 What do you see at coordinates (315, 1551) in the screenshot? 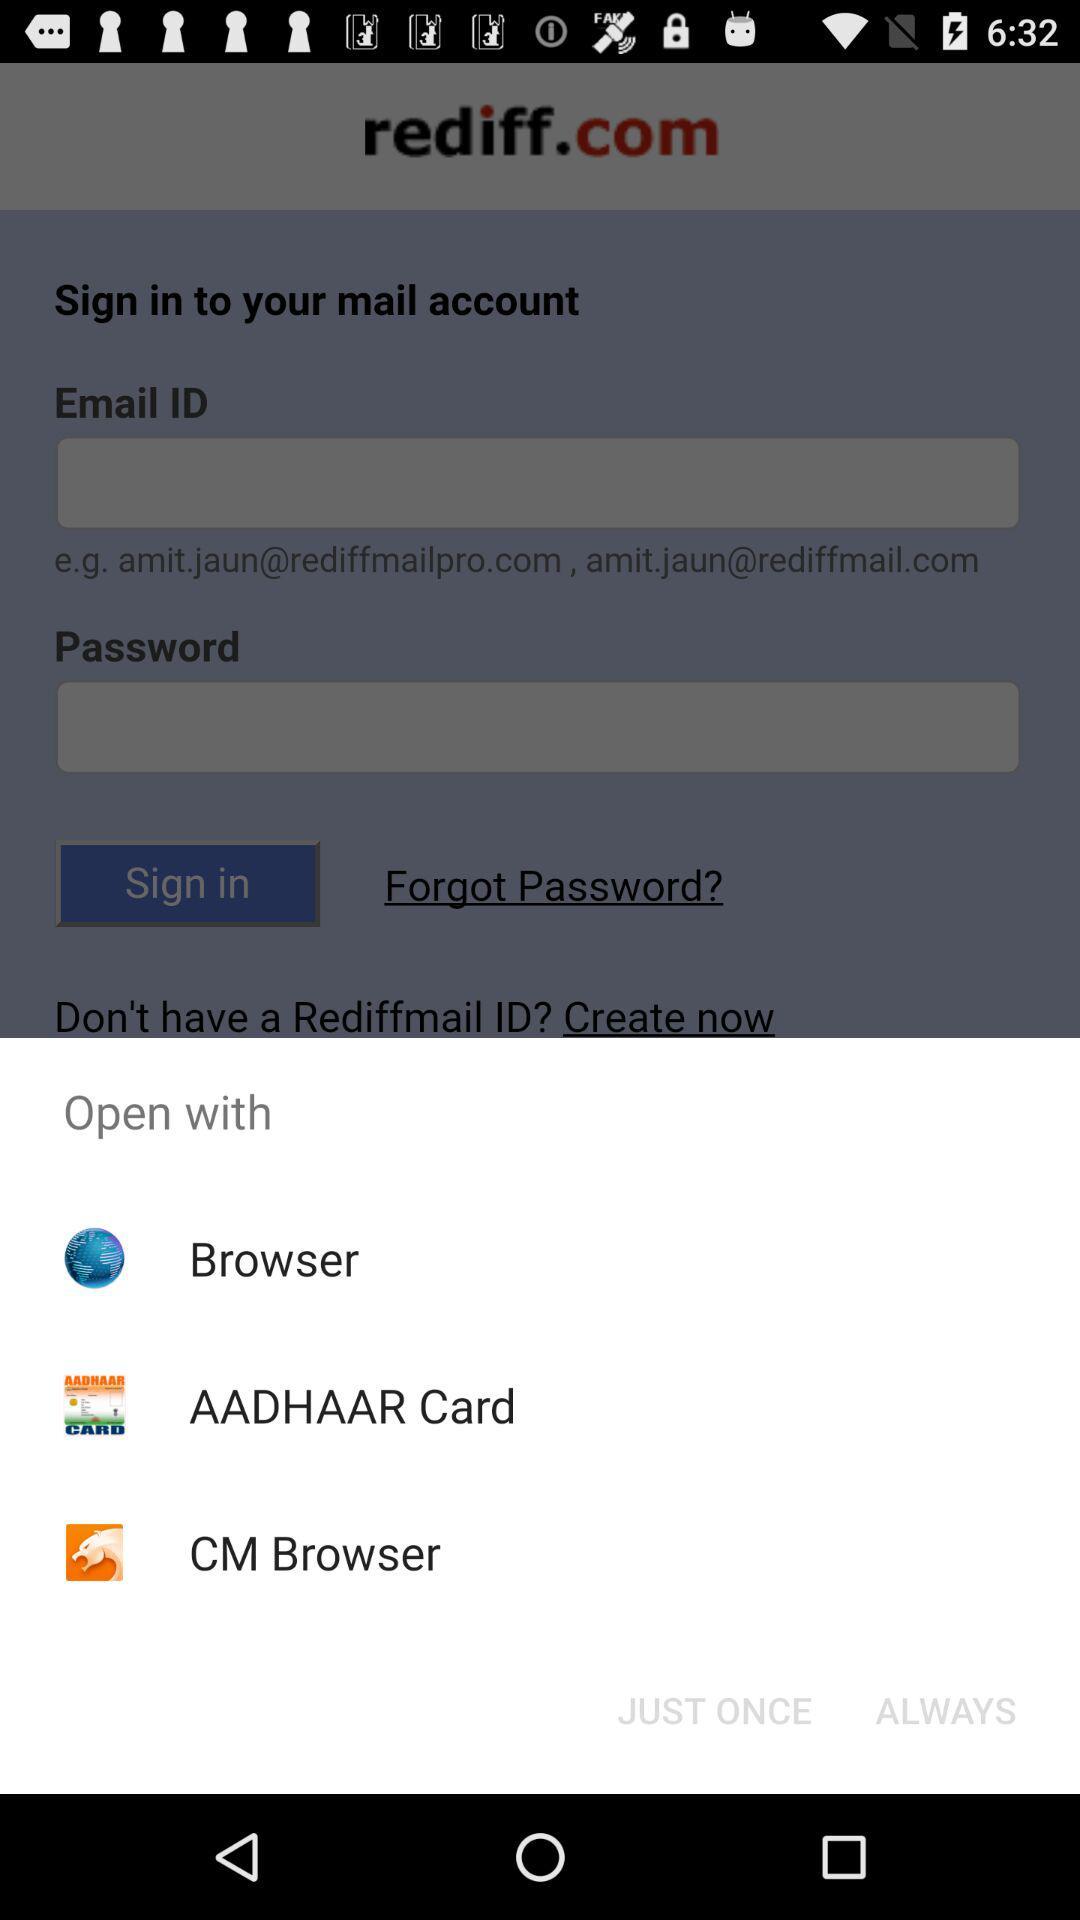
I see `the app below aadhaar card icon` at bounding box center [315, 1551].